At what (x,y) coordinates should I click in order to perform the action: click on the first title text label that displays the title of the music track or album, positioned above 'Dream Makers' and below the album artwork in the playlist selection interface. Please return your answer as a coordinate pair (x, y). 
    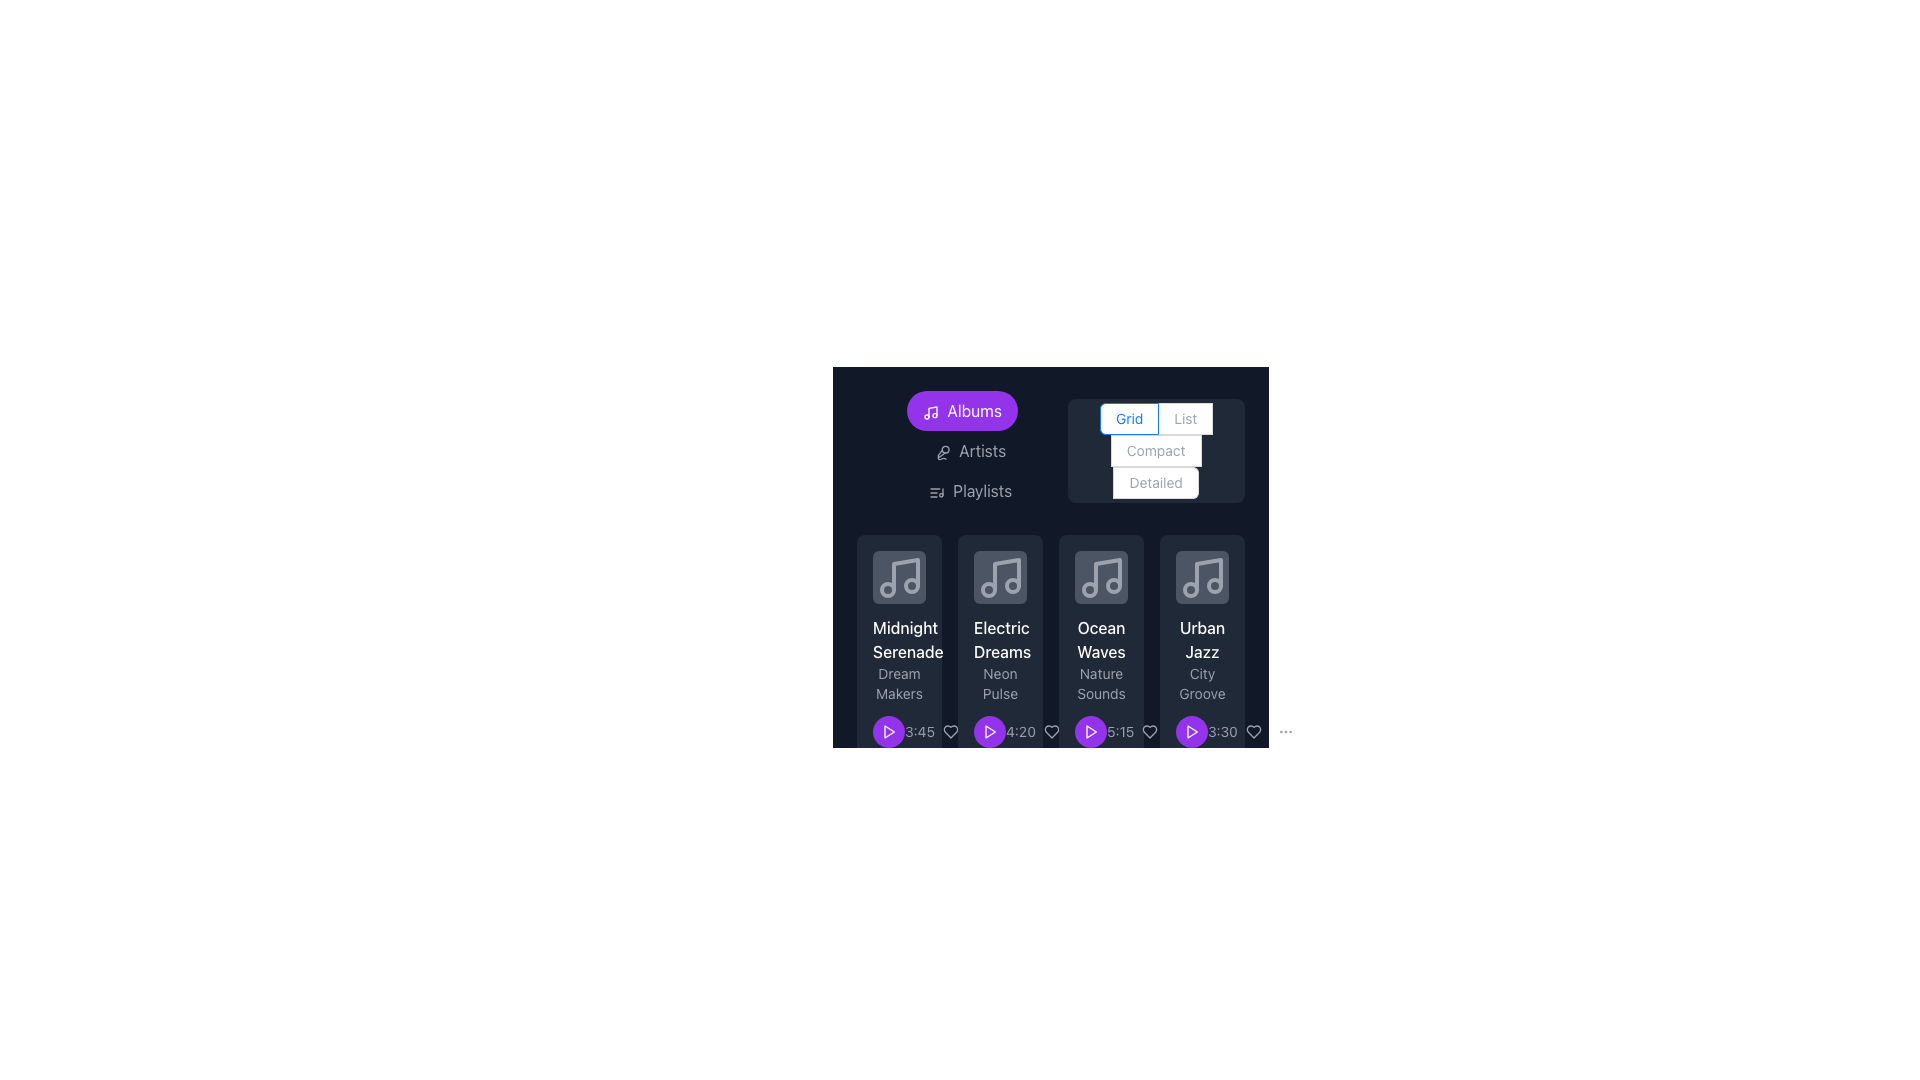
    Looking at the image, I should click on (898, 640).